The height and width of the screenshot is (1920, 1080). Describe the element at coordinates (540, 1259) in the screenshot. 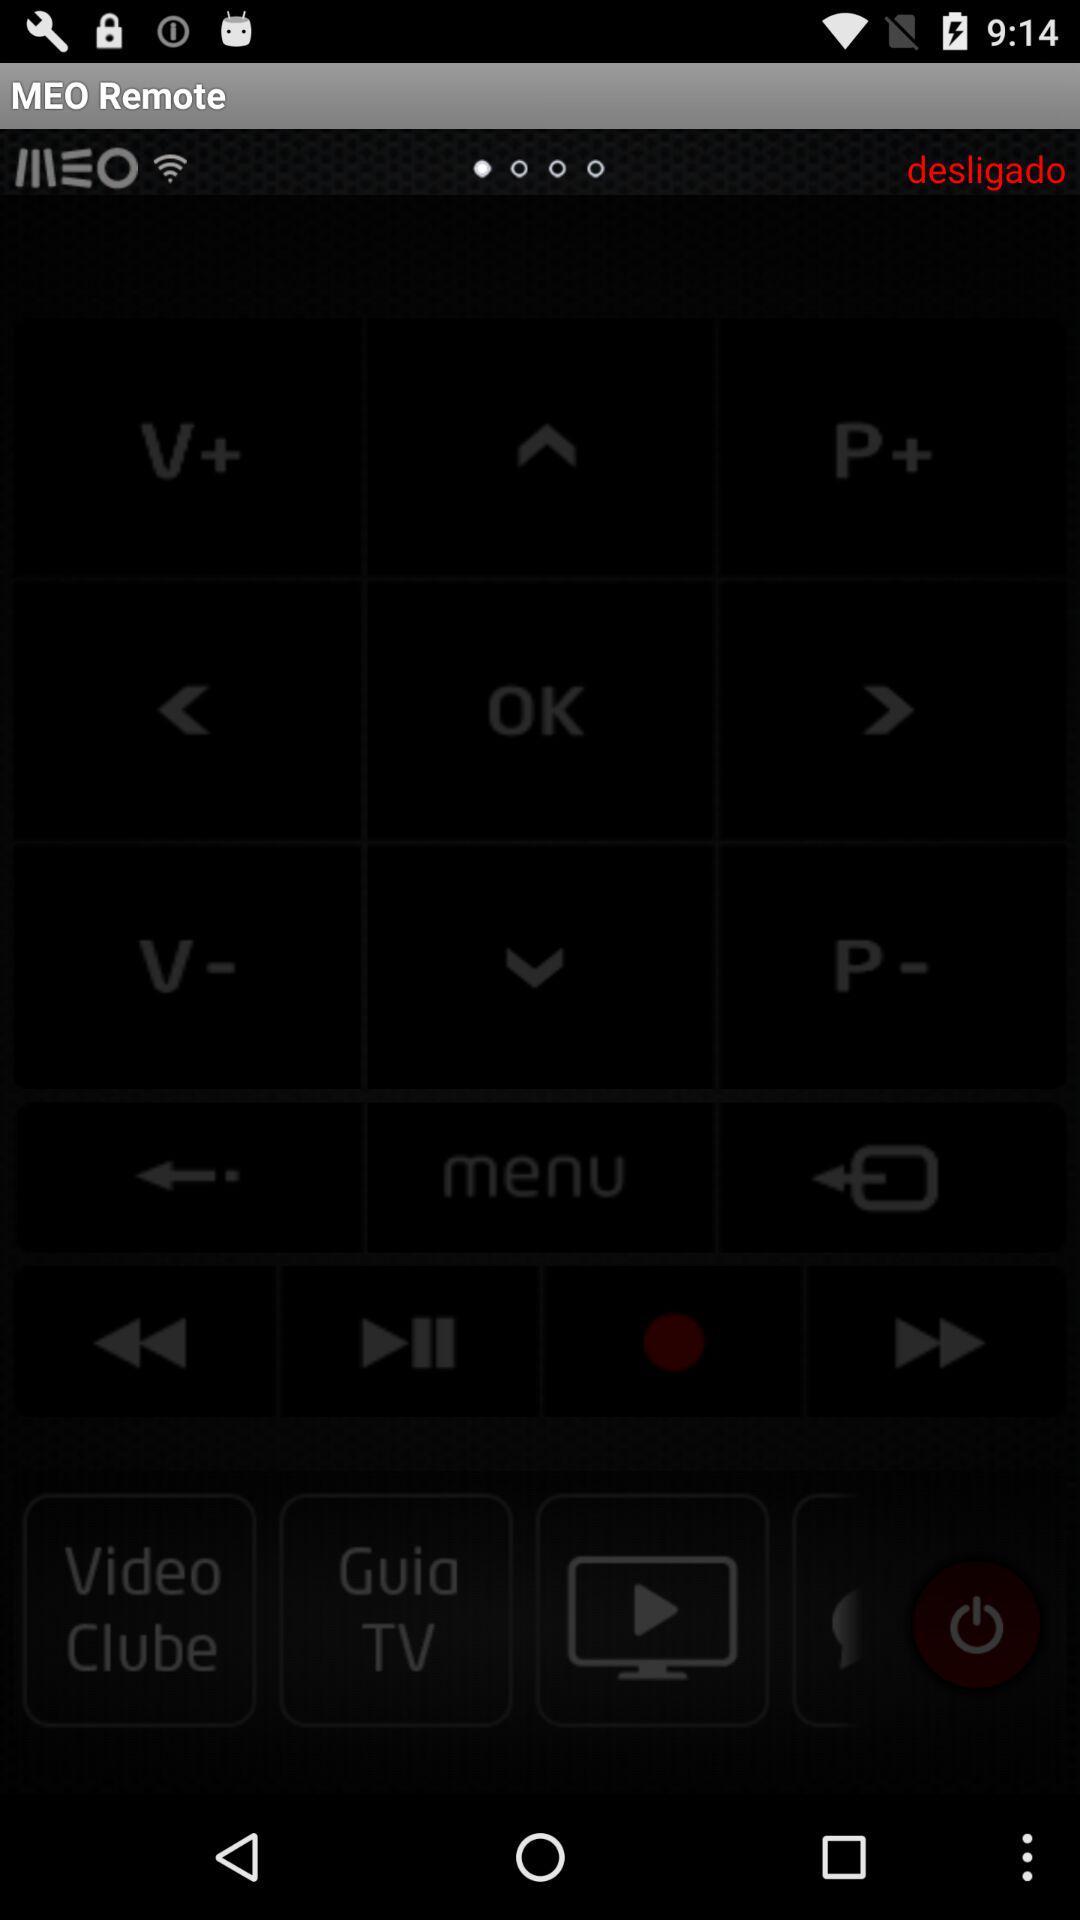

I see `the sliders icon` at that location.